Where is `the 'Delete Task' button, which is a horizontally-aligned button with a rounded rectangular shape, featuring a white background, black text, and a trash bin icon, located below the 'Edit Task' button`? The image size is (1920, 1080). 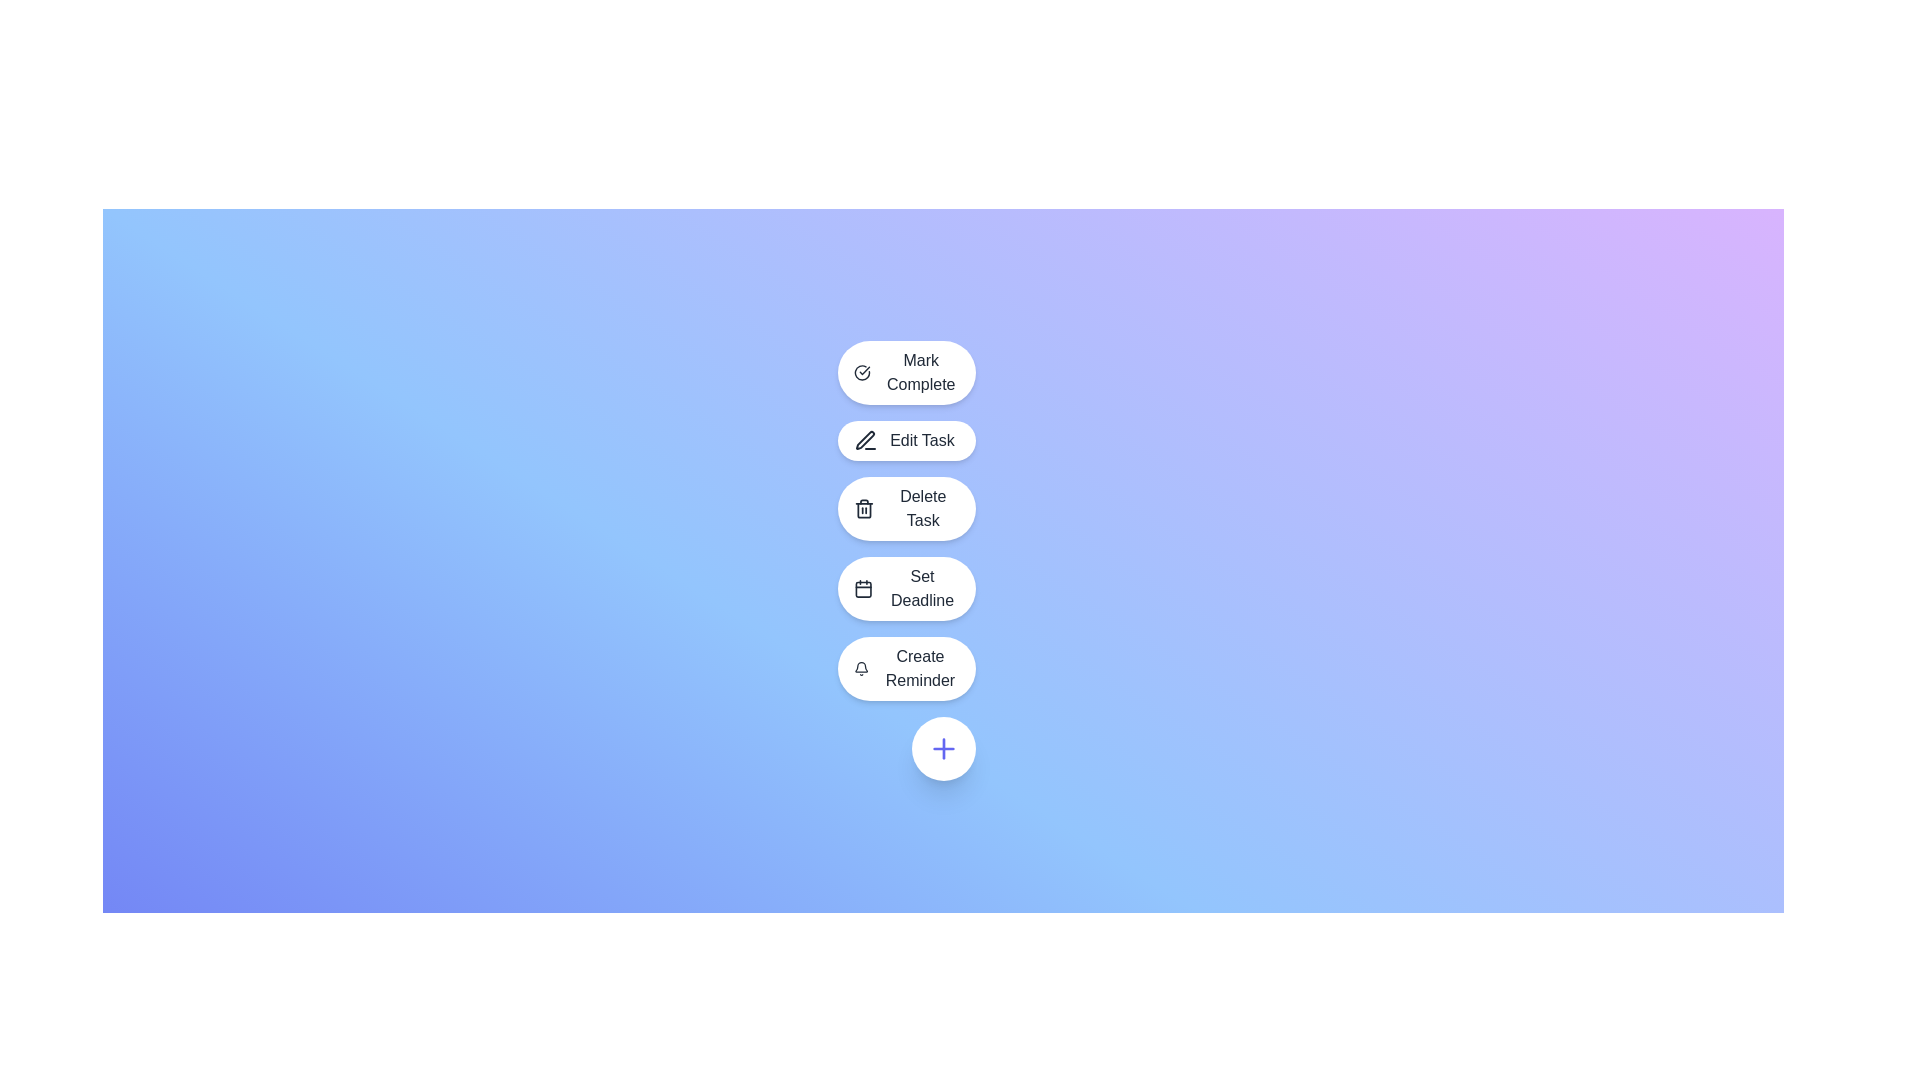
the 'Delete Task' button, which is a horizontally-aligned button with a rounded rectangular shape, featuring a white background, black text, and a trash bin icon, located below the 'Edit Task' button is located at coordinates (905, 508).